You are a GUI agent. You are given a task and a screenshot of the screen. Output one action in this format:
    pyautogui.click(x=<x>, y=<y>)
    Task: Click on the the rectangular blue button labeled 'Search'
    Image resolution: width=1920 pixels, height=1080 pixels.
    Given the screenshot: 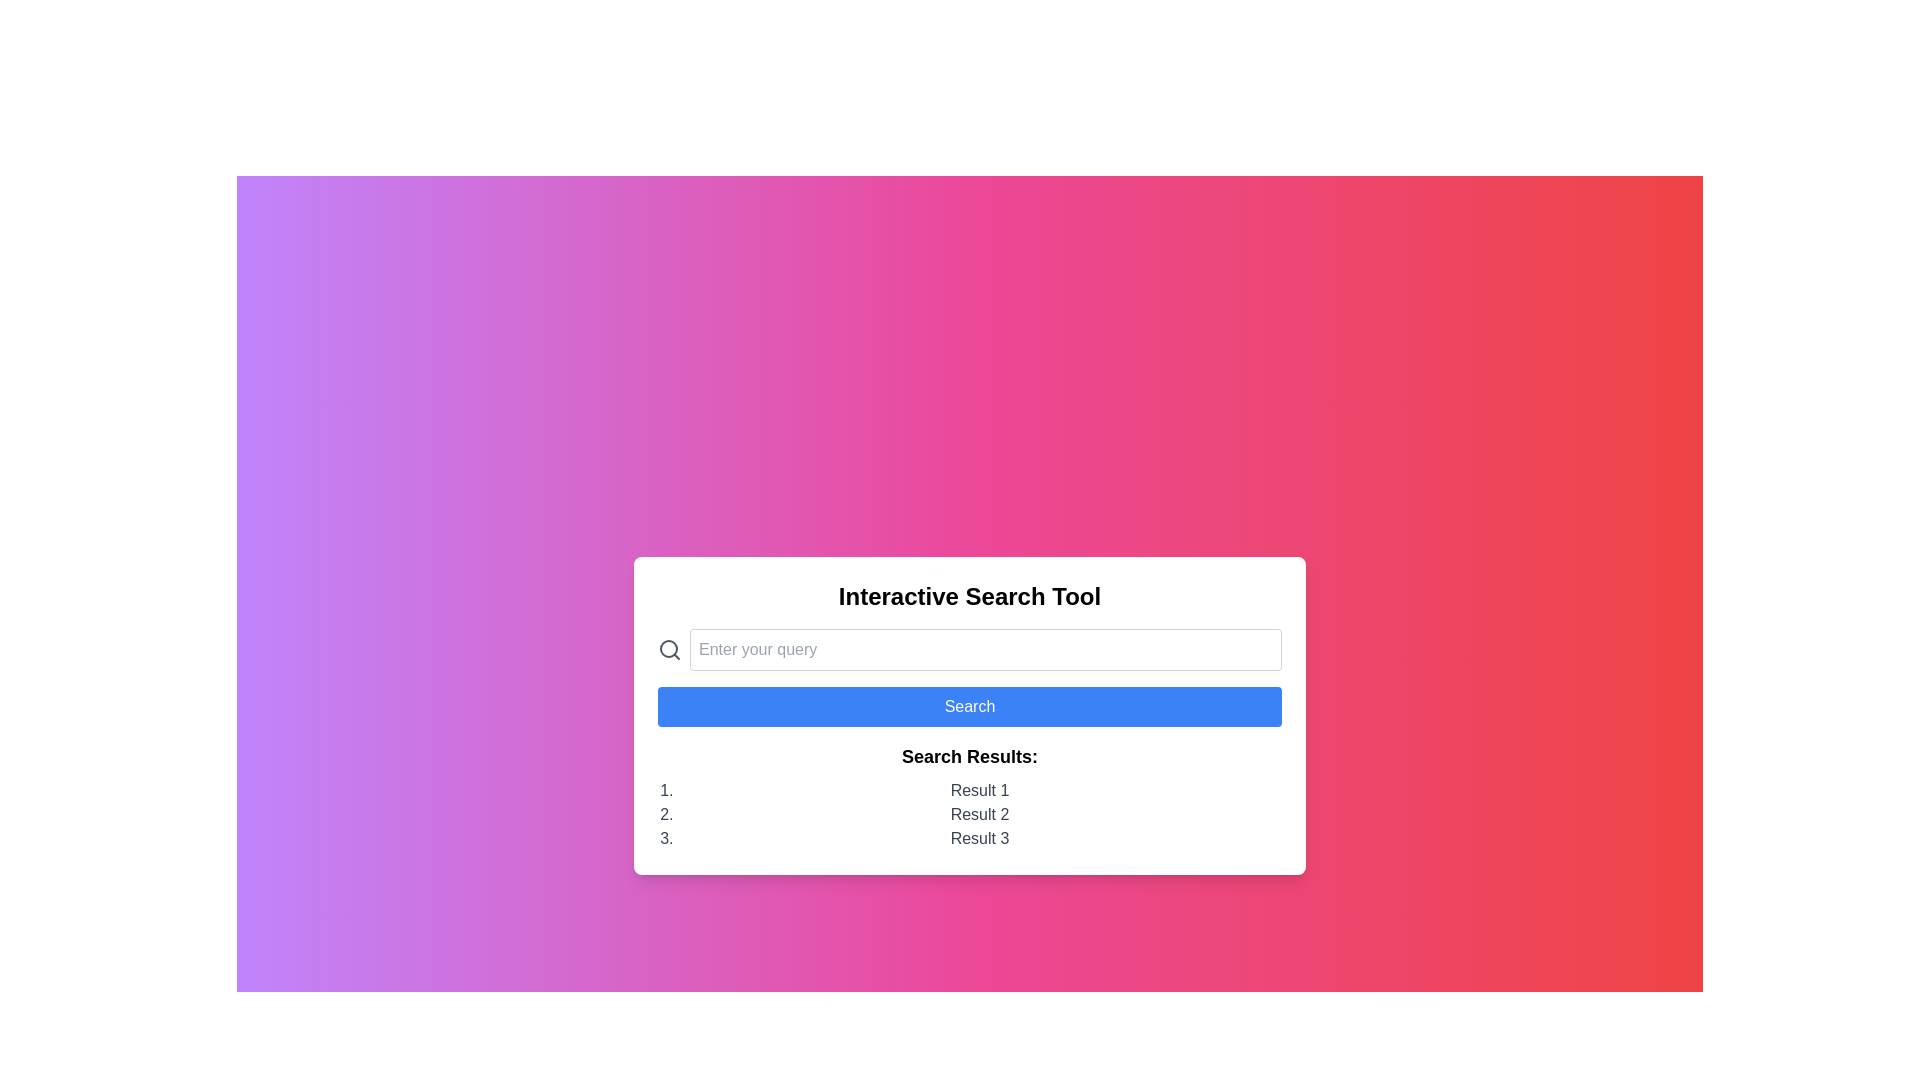 What is the action you would take?
    pyautogui.click(x=969, y=705)
    